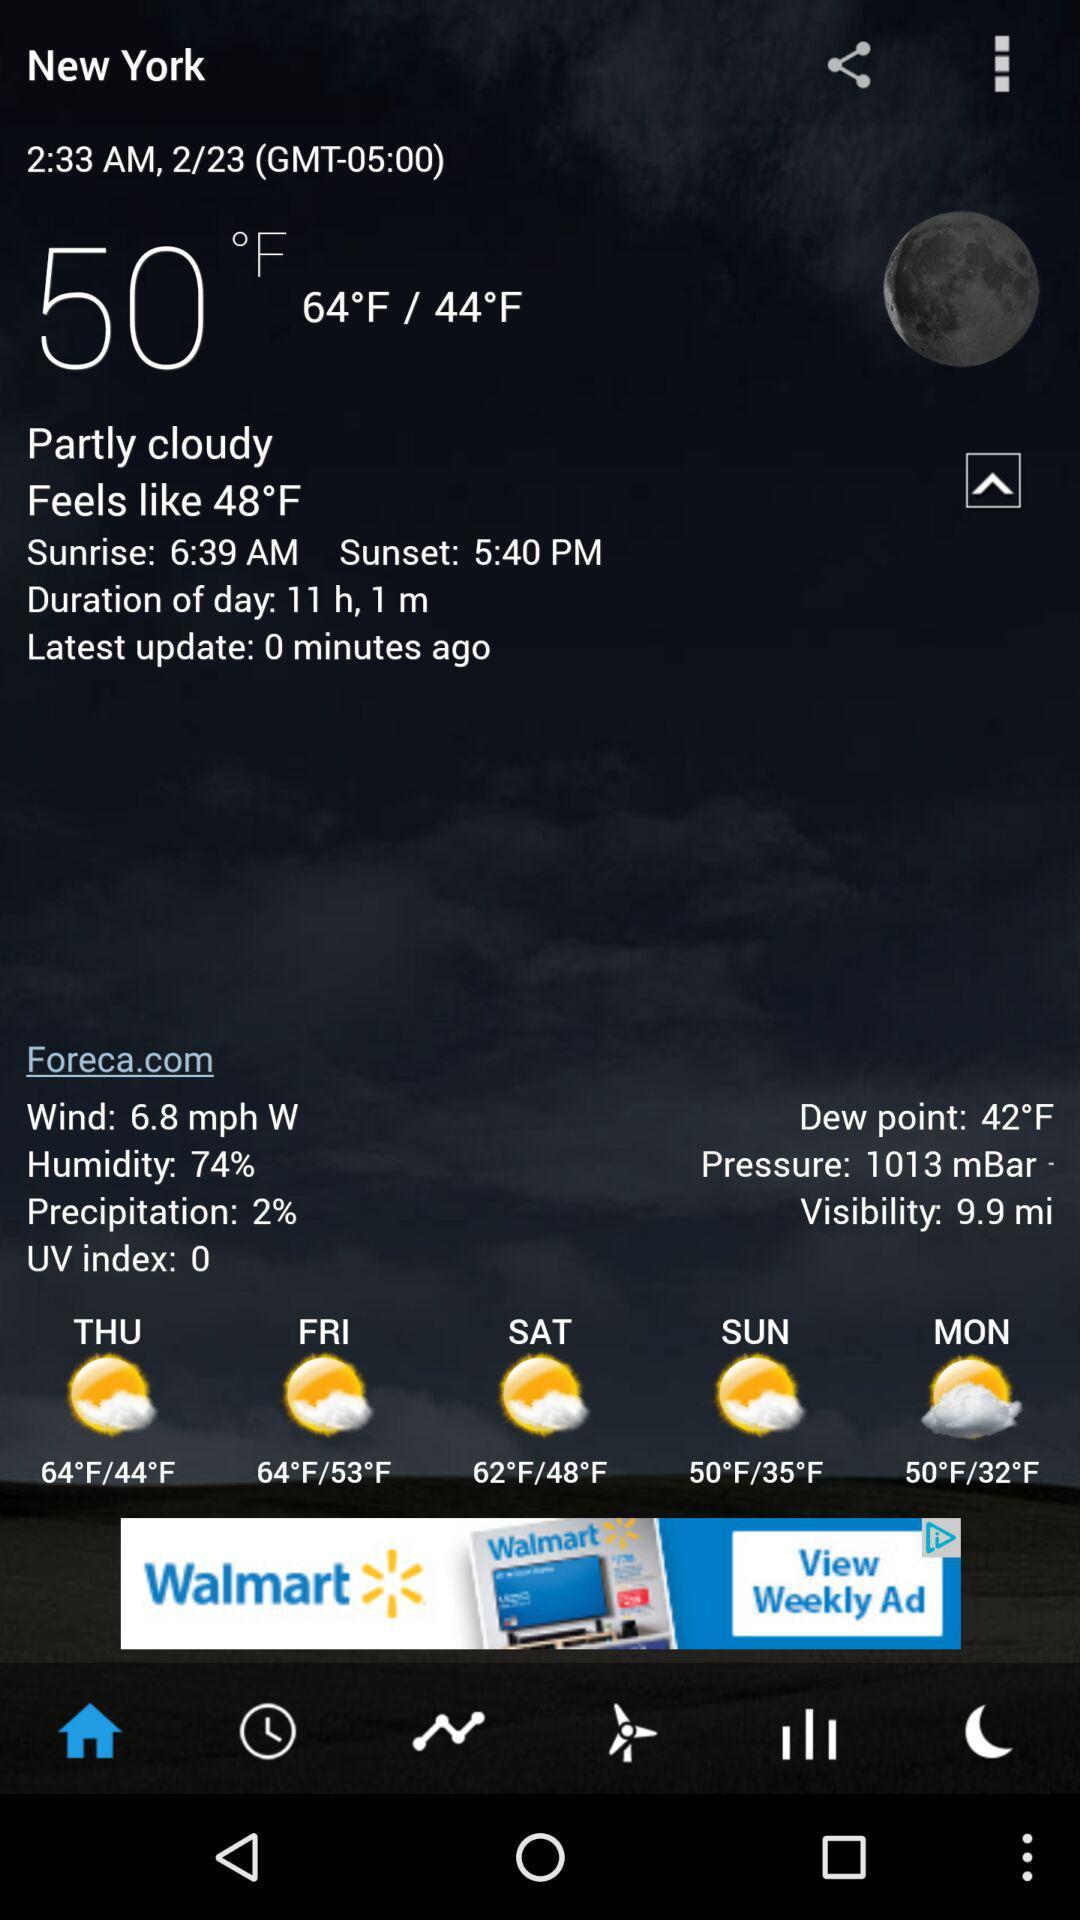  Describe the element at coordinates (1002, 63) in the screenshot. I see `more options` at that location.